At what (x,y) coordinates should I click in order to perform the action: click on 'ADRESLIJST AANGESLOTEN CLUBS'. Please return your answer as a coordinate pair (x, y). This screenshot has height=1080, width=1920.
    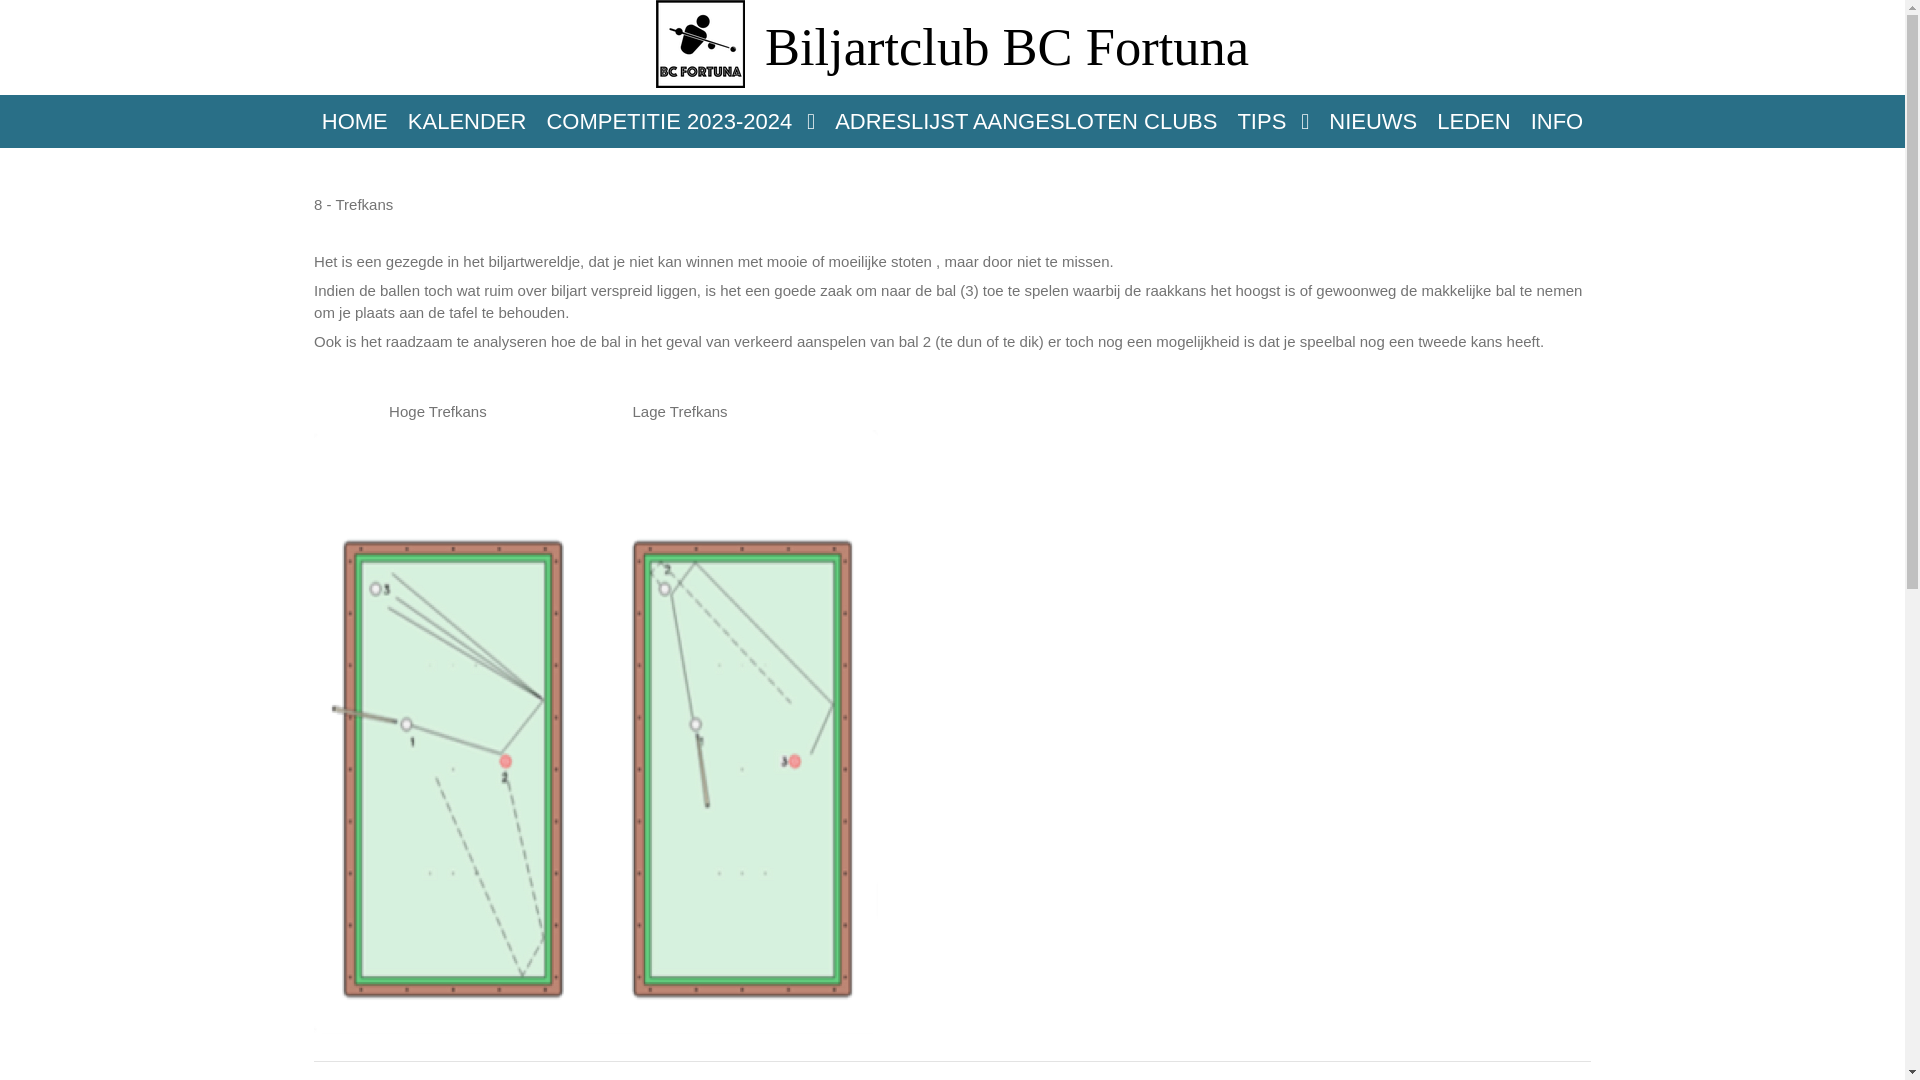
    Looking at the image, I should click on (1026, 120).